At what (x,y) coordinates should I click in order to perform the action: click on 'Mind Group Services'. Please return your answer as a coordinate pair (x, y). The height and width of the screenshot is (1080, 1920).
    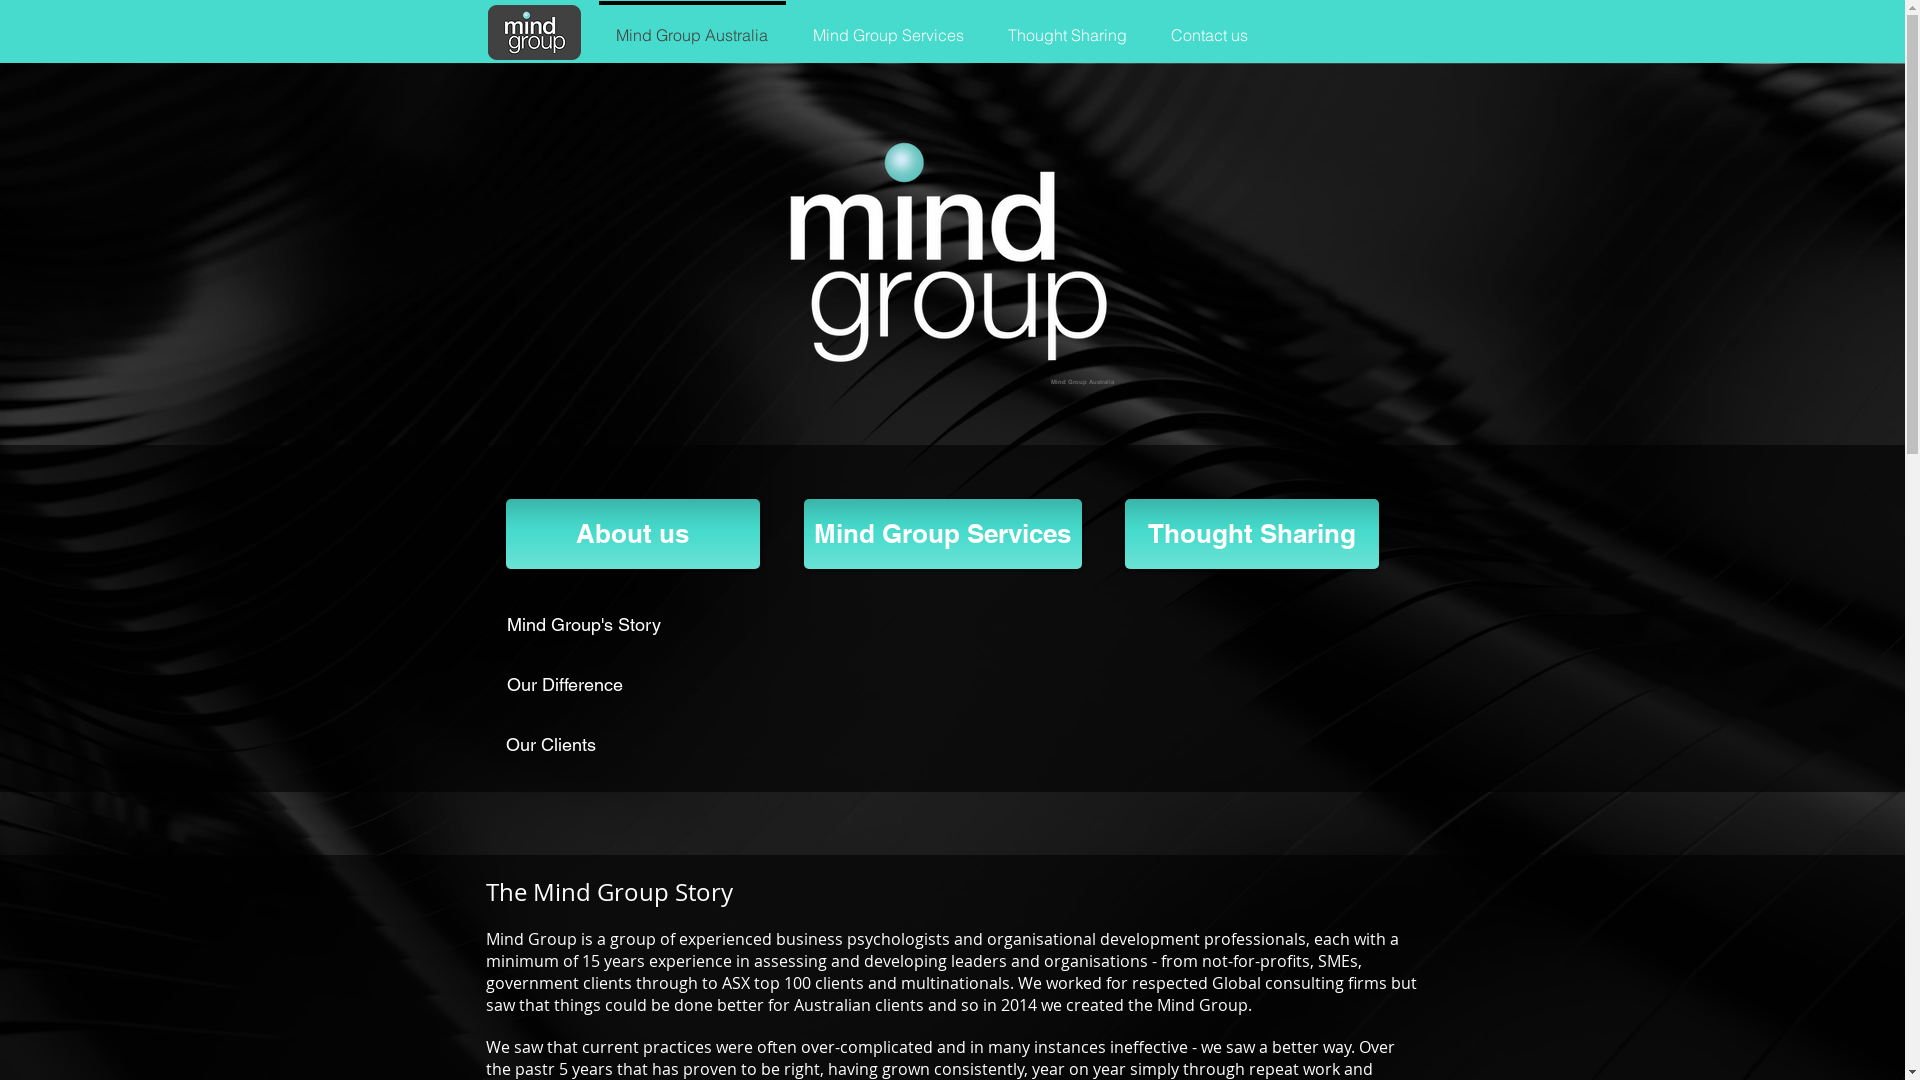
    Looking at the image, I should click on (941, 532).